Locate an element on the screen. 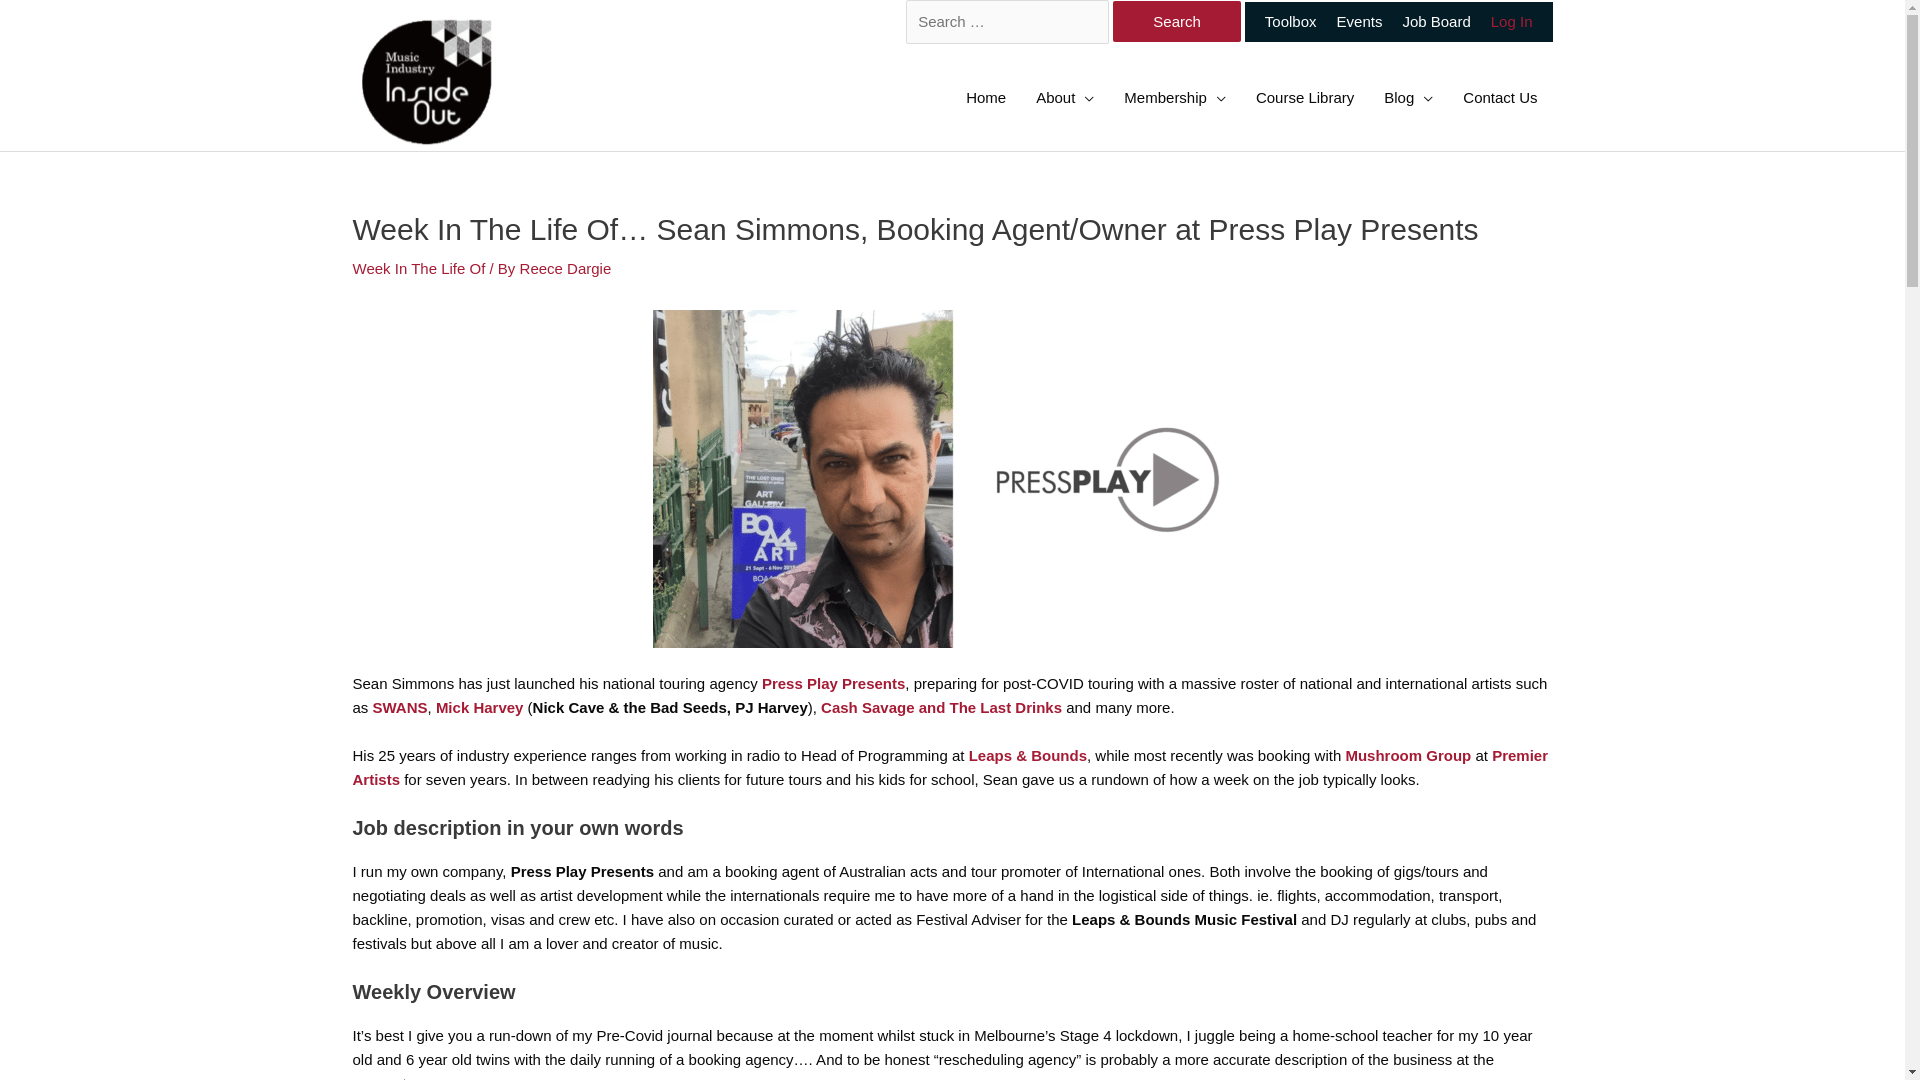 This screenshot has width=1920, height=1080. 'Events' is located at coordinates (1359, 22).